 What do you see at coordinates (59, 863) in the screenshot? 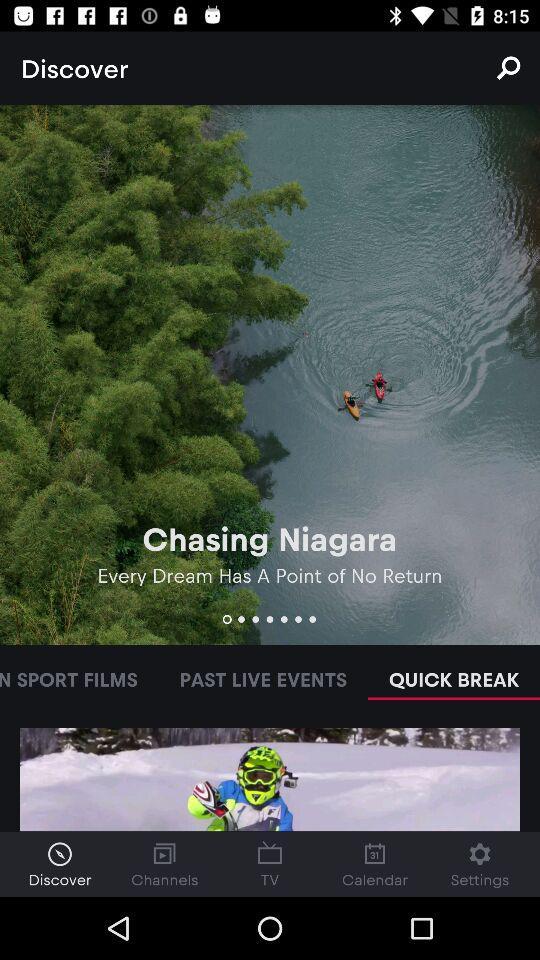
I see `the time icon` at bounding box center [59, 863].